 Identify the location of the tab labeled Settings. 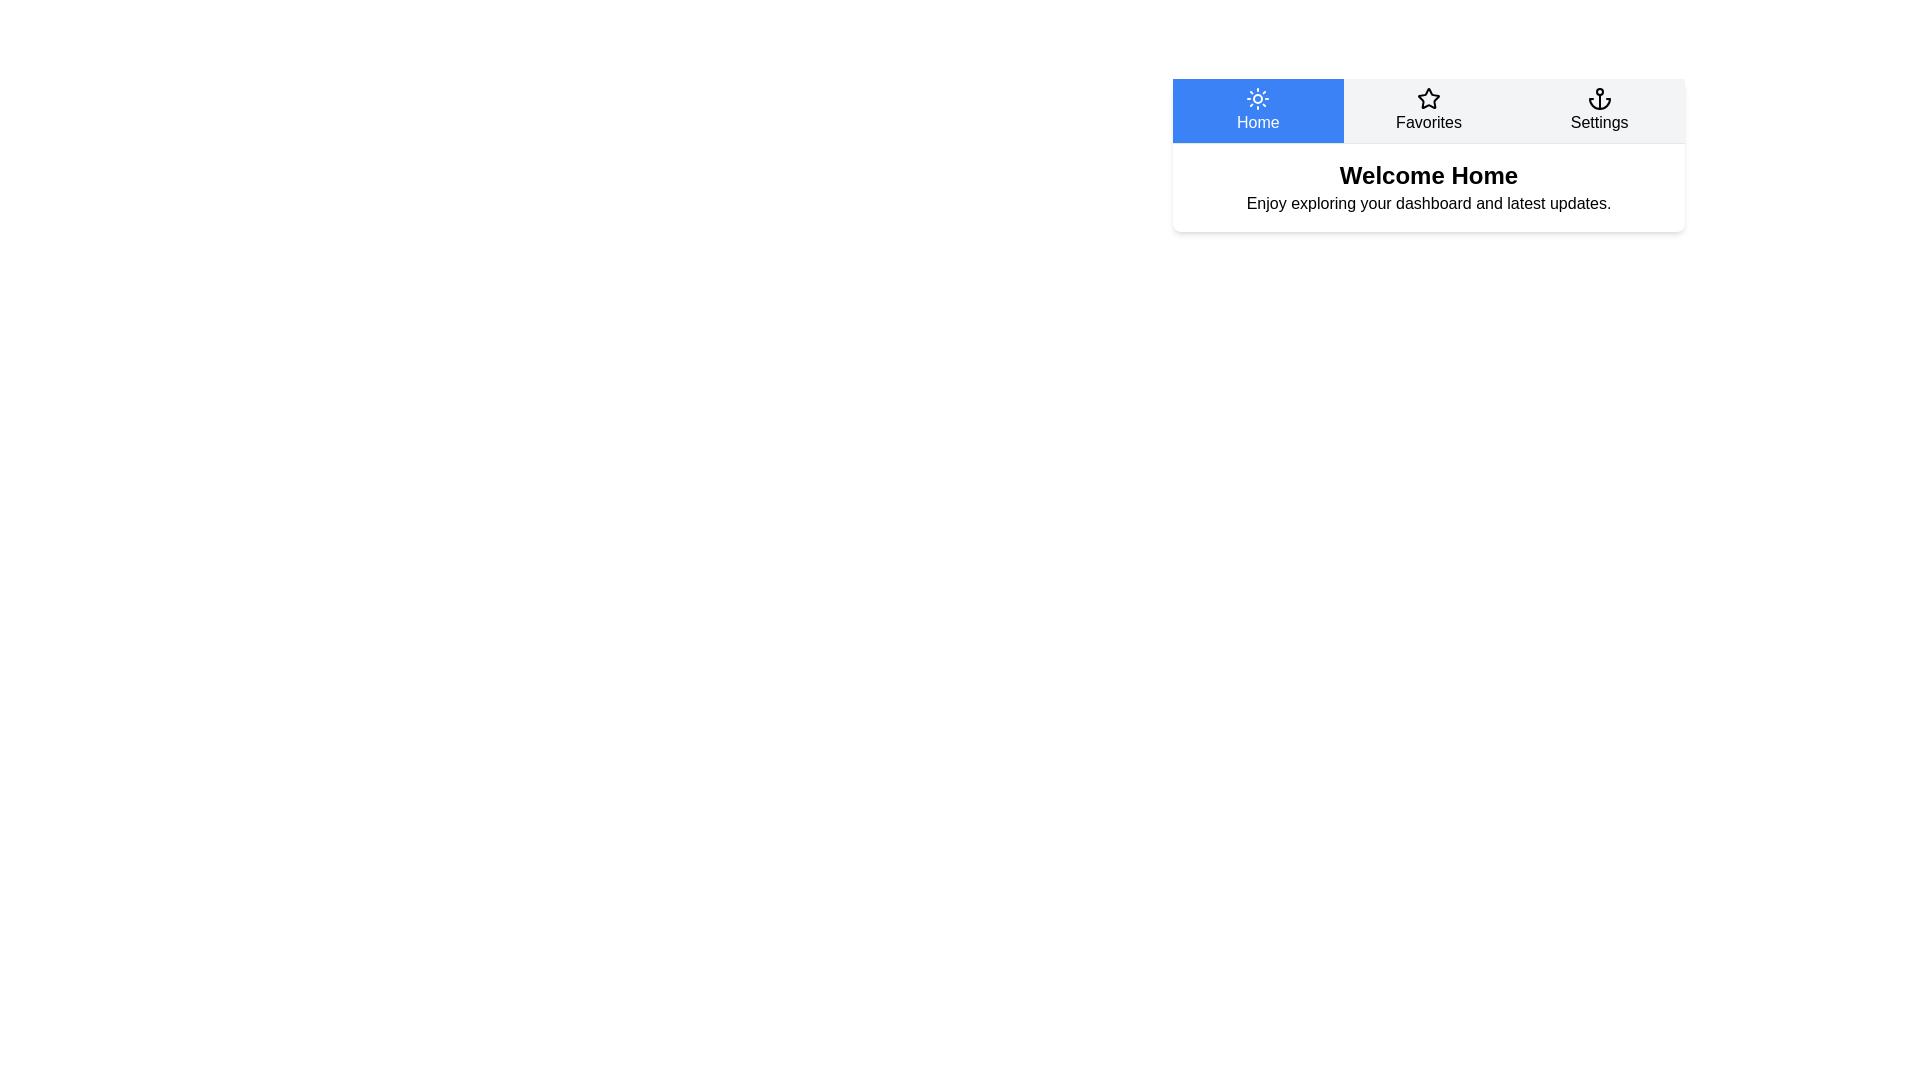
(1597, 111).